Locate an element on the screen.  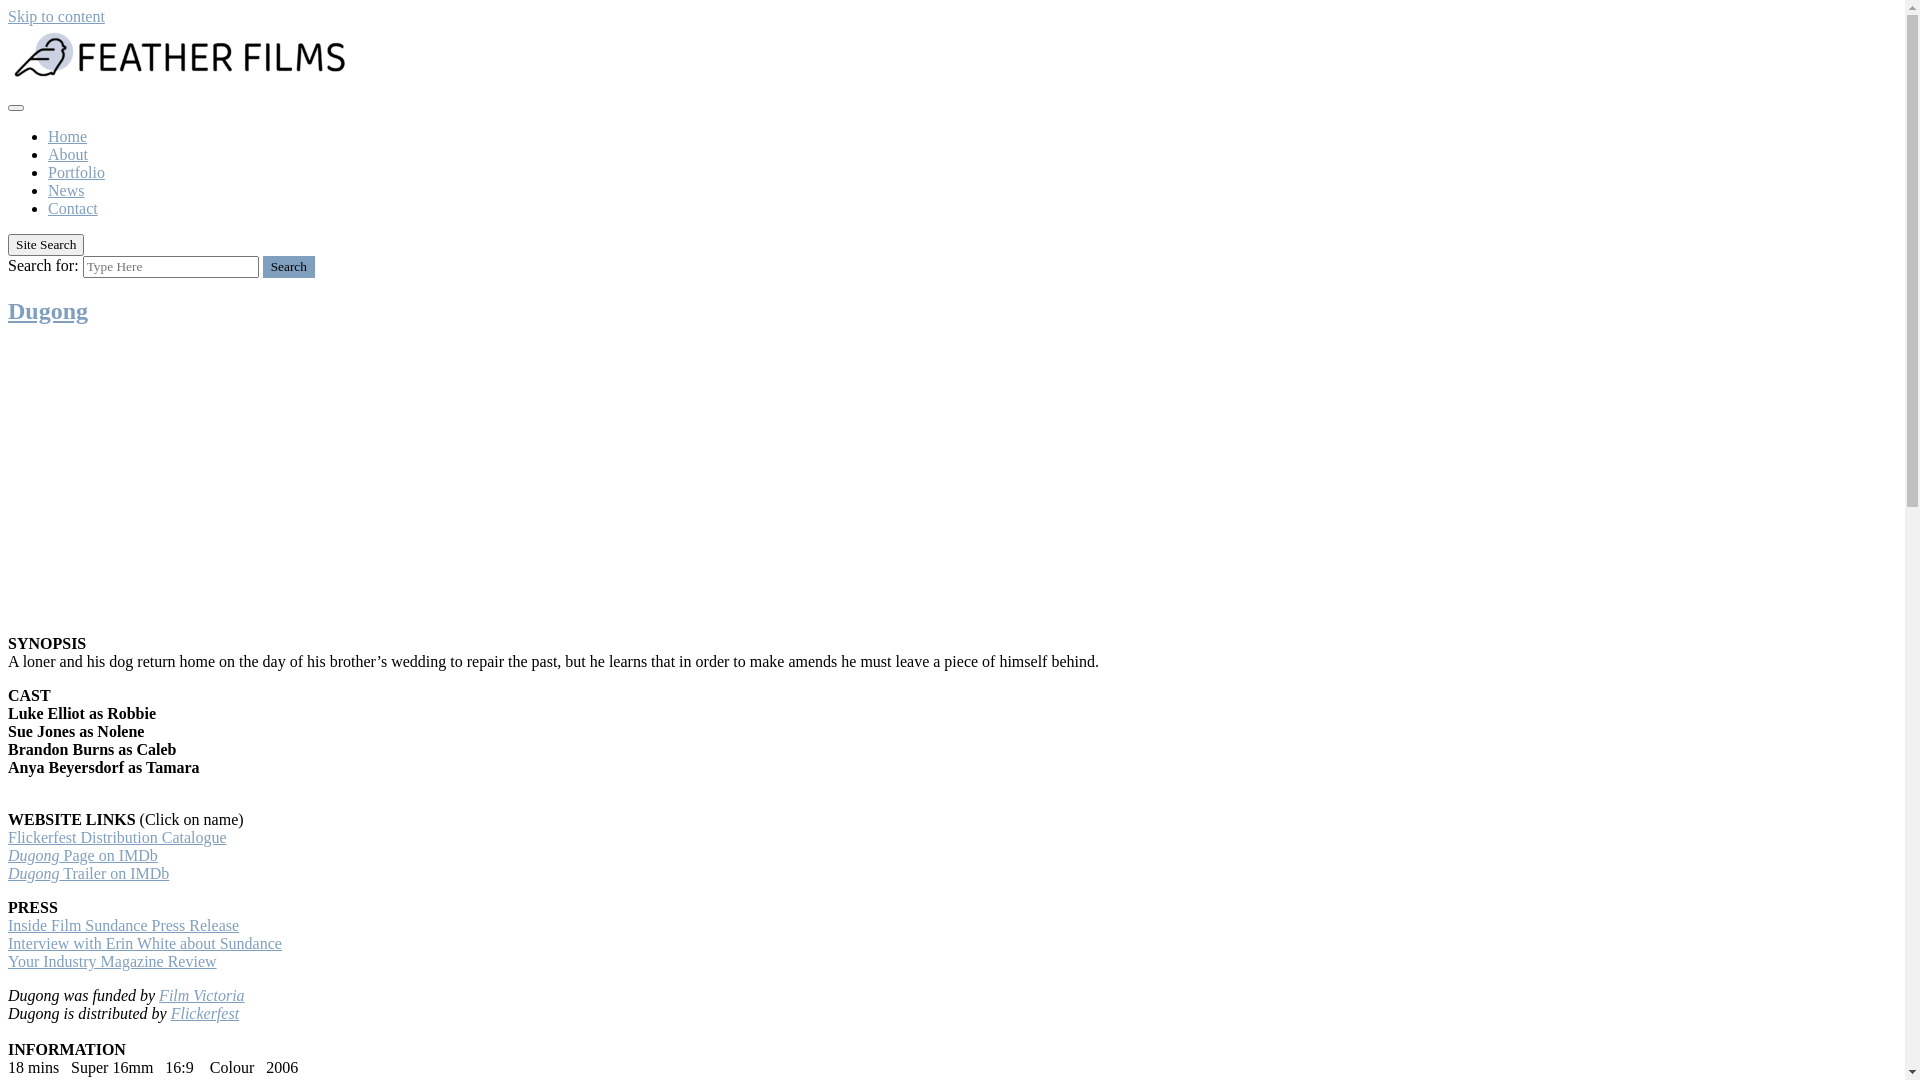
'About' is located at coordinates (48, 153).